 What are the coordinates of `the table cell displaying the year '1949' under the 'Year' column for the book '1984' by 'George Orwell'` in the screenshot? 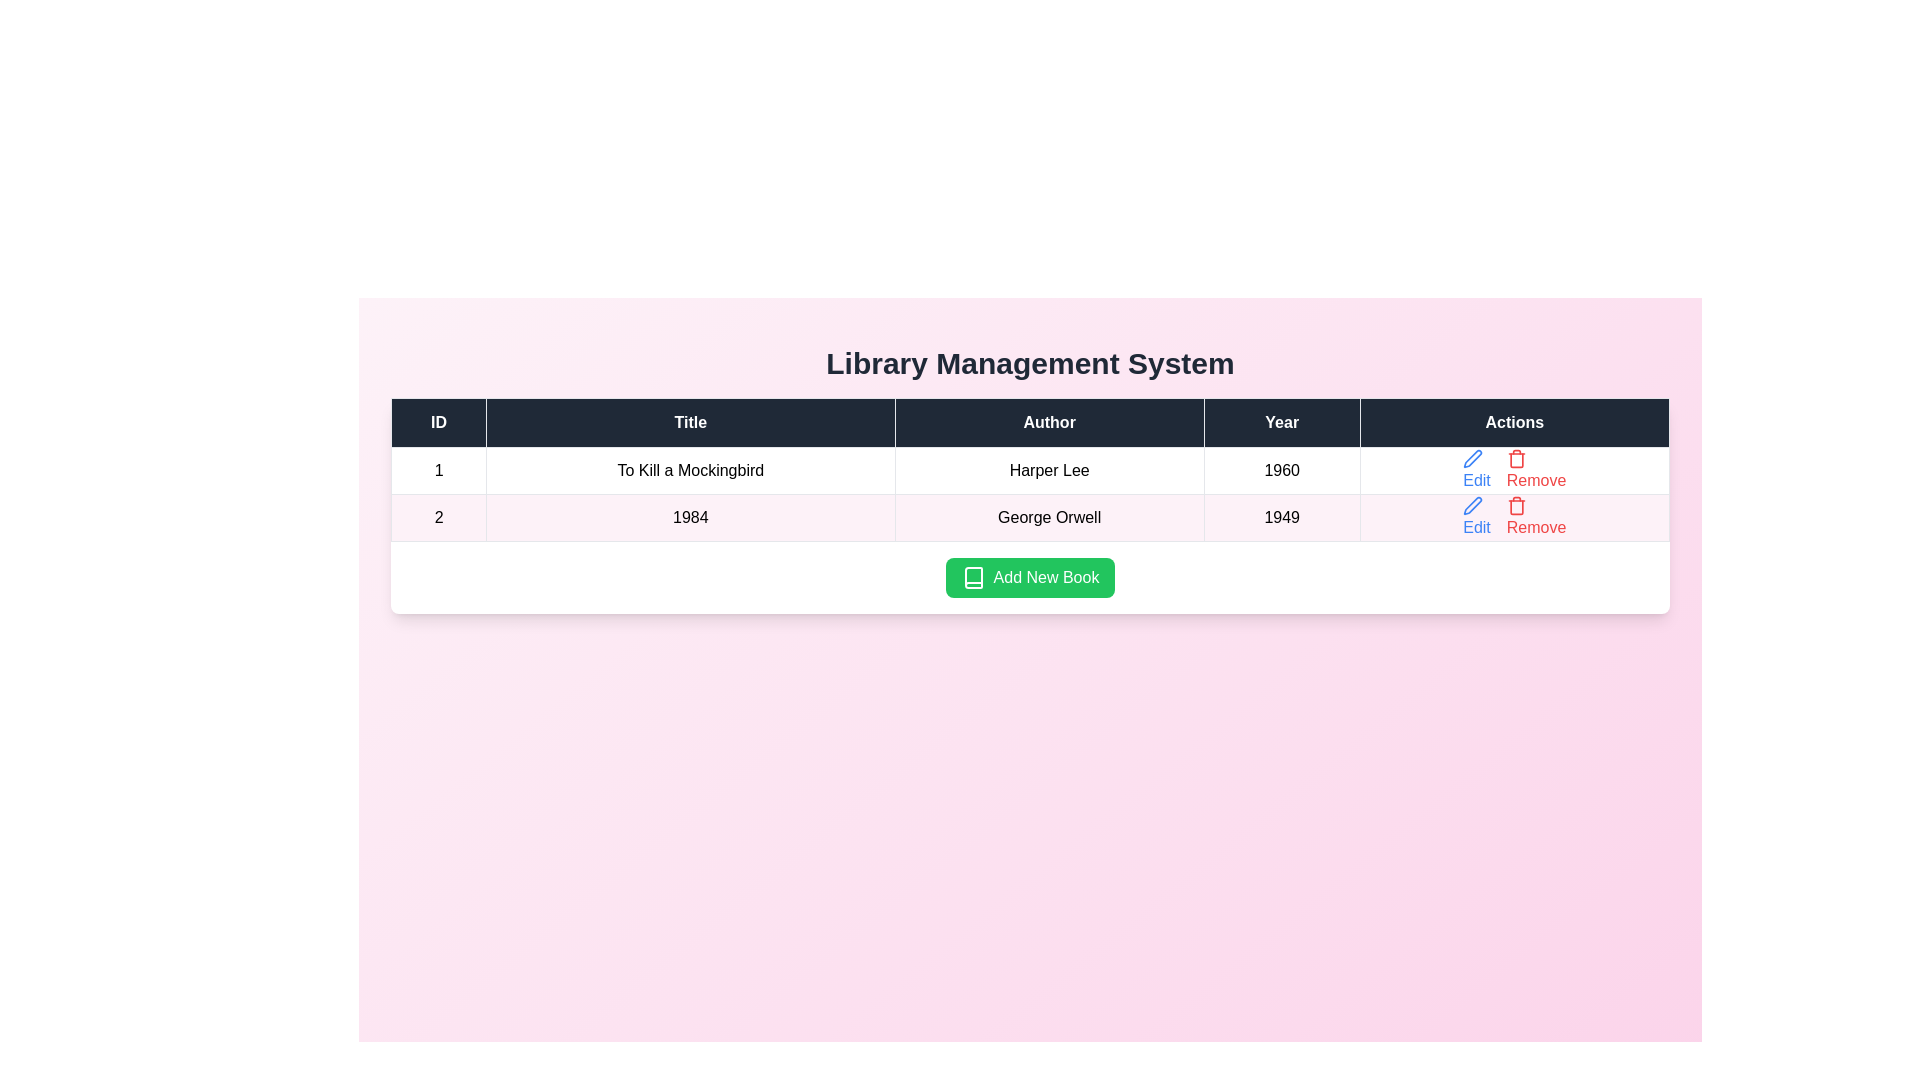 It's located at (1282, 516).